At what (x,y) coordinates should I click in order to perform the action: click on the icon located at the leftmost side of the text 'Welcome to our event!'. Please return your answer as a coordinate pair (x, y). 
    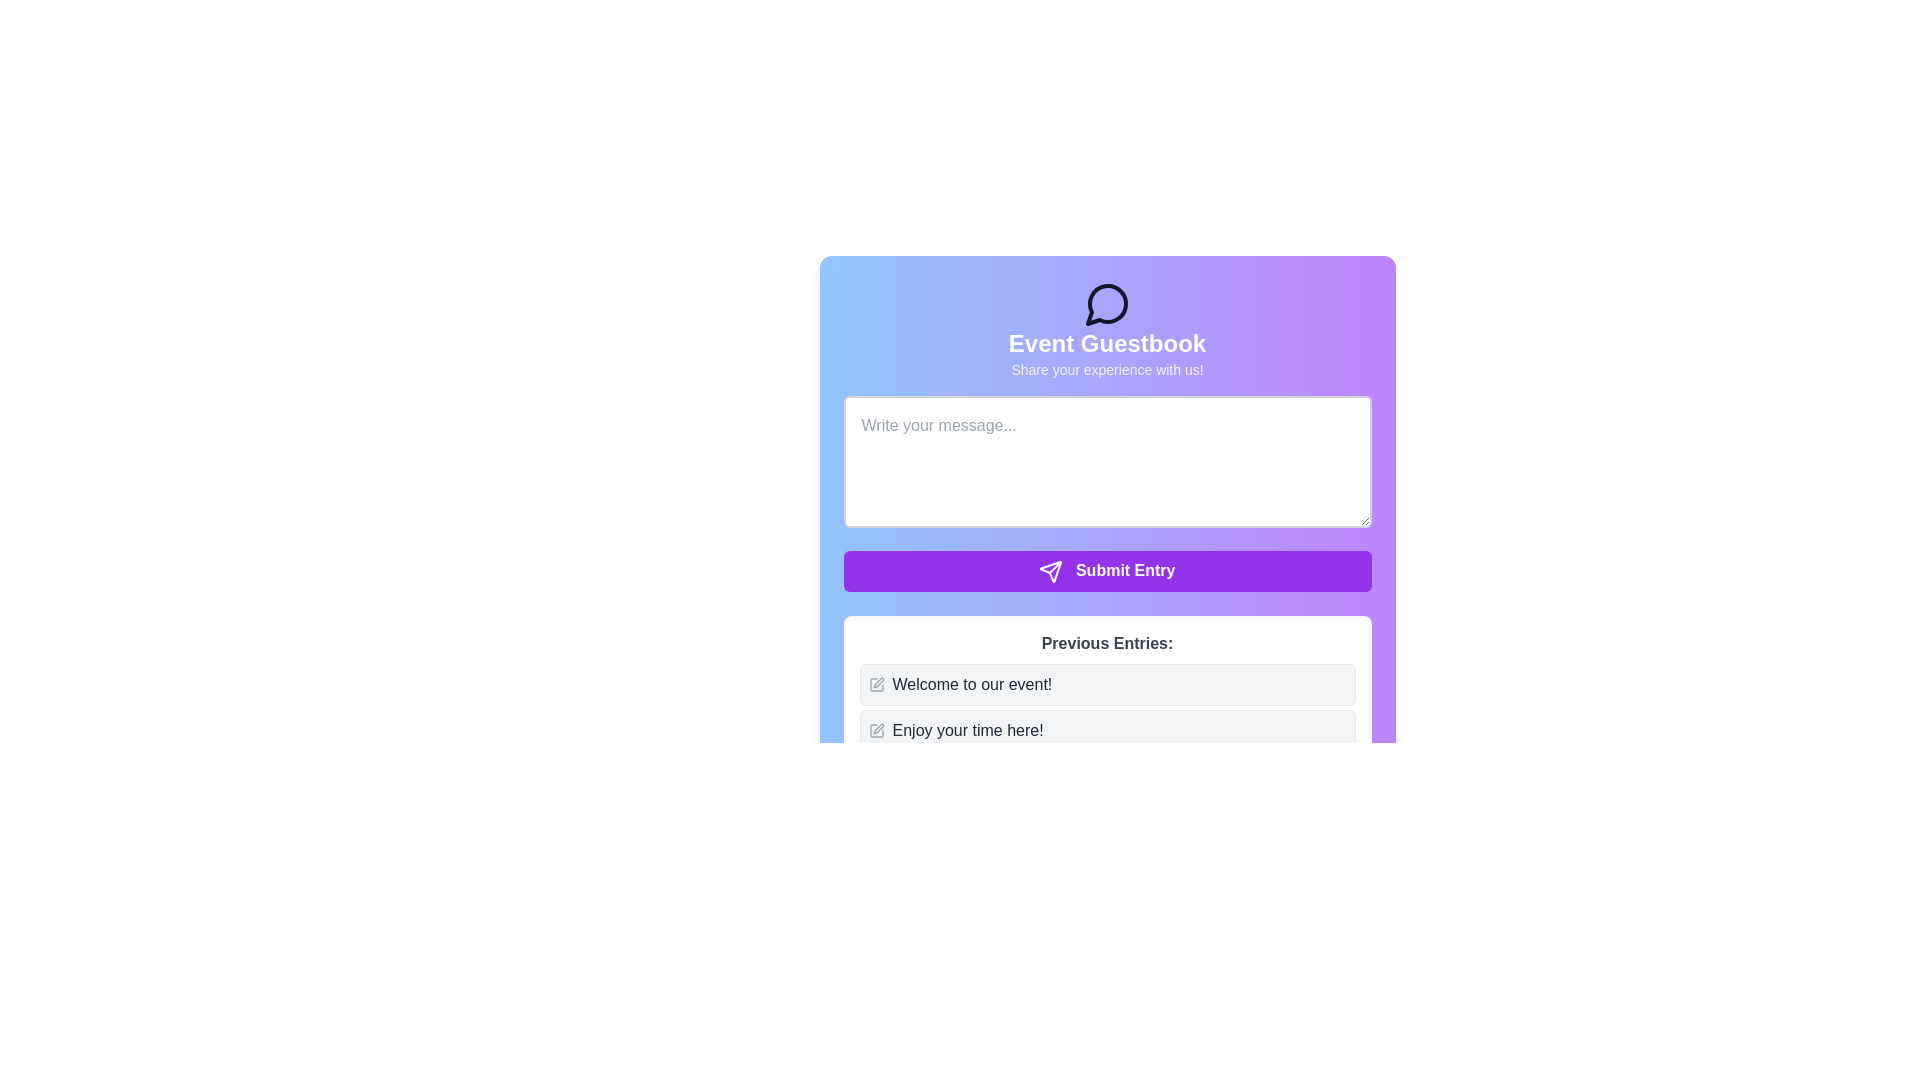
    Looking at the image, I should click on (876, 683).